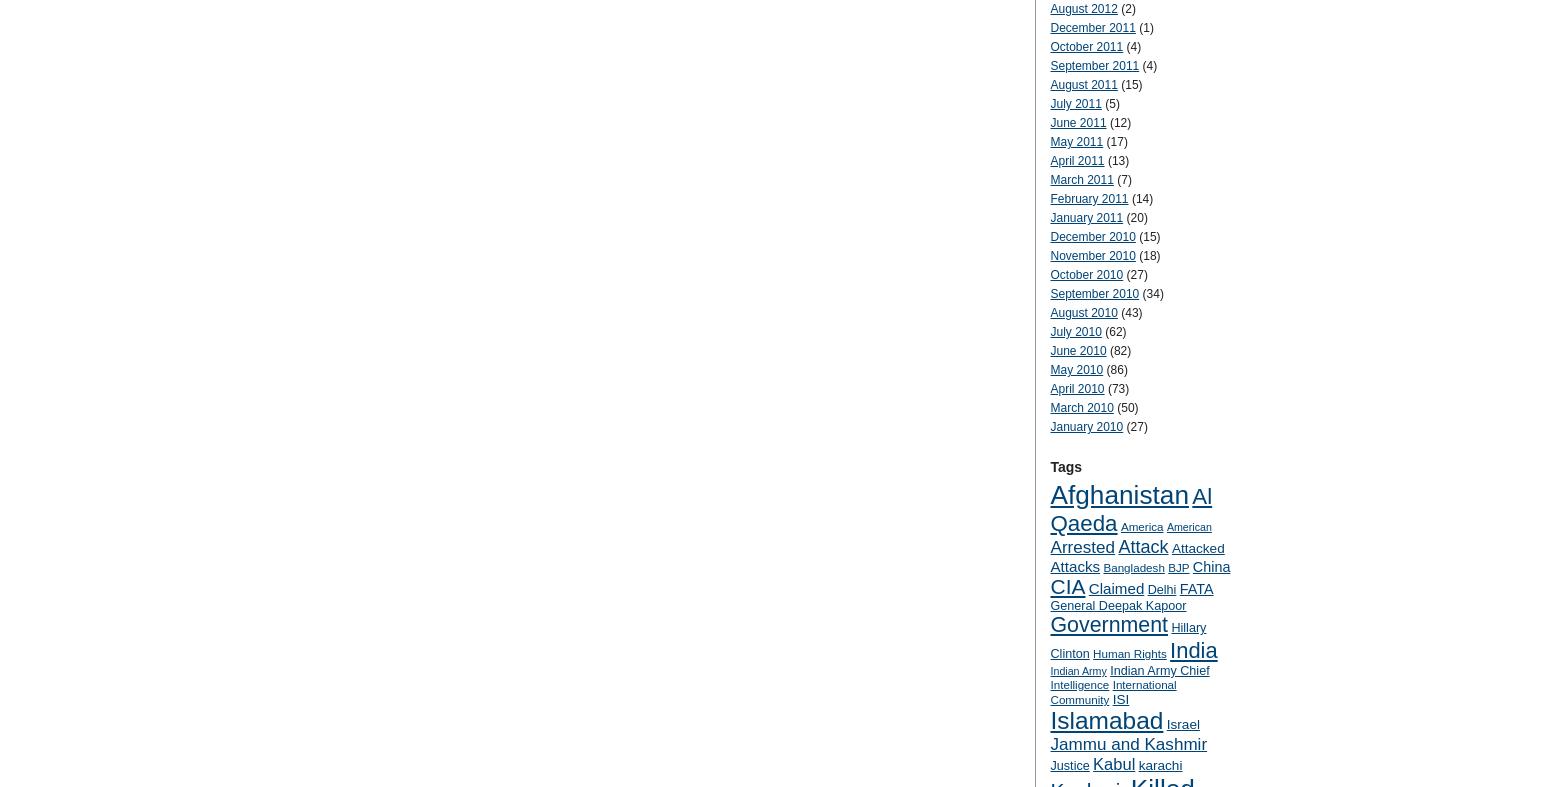  Describe the element at coordinates (1101, 566) in the screenshot. I see `'Bangladesh'` at that location.